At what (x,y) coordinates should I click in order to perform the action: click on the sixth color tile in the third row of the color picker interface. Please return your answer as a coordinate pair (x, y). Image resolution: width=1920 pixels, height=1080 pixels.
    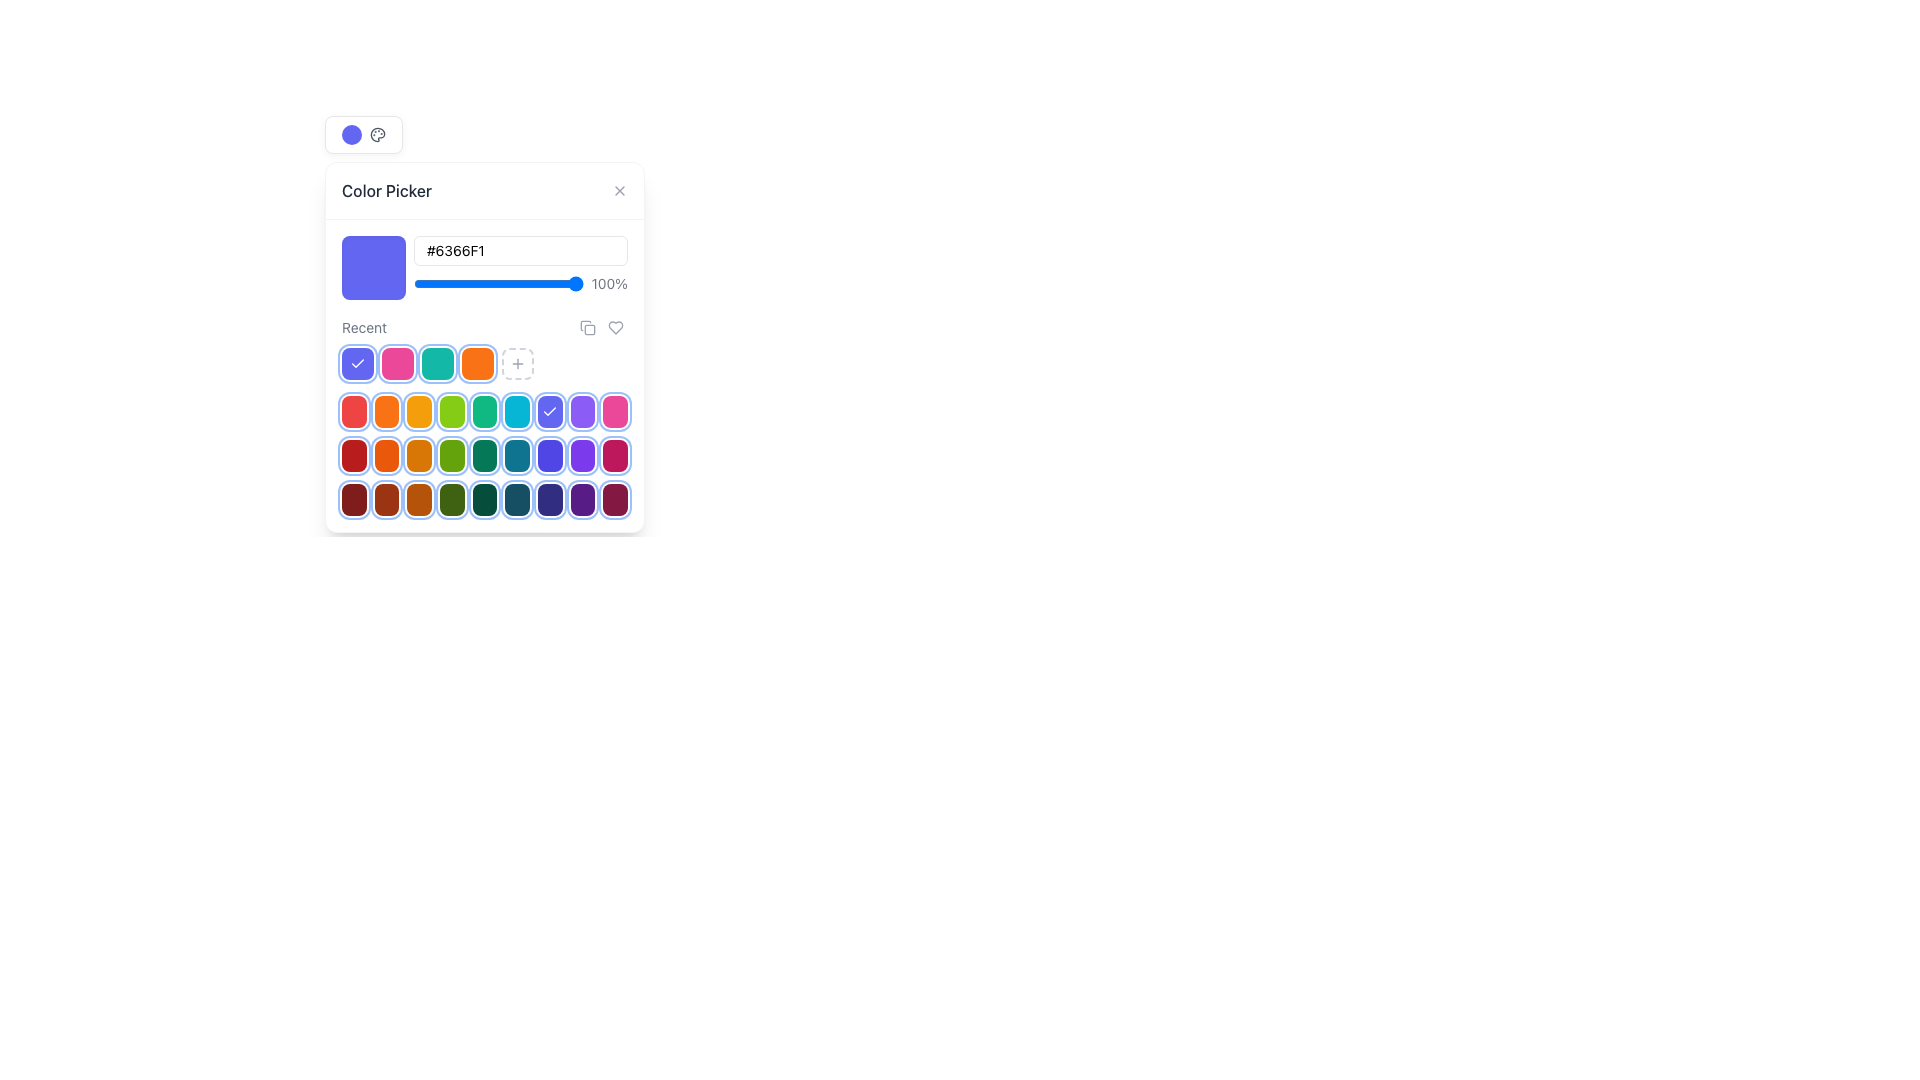
    Looking at the image, I should click on (484, 455).